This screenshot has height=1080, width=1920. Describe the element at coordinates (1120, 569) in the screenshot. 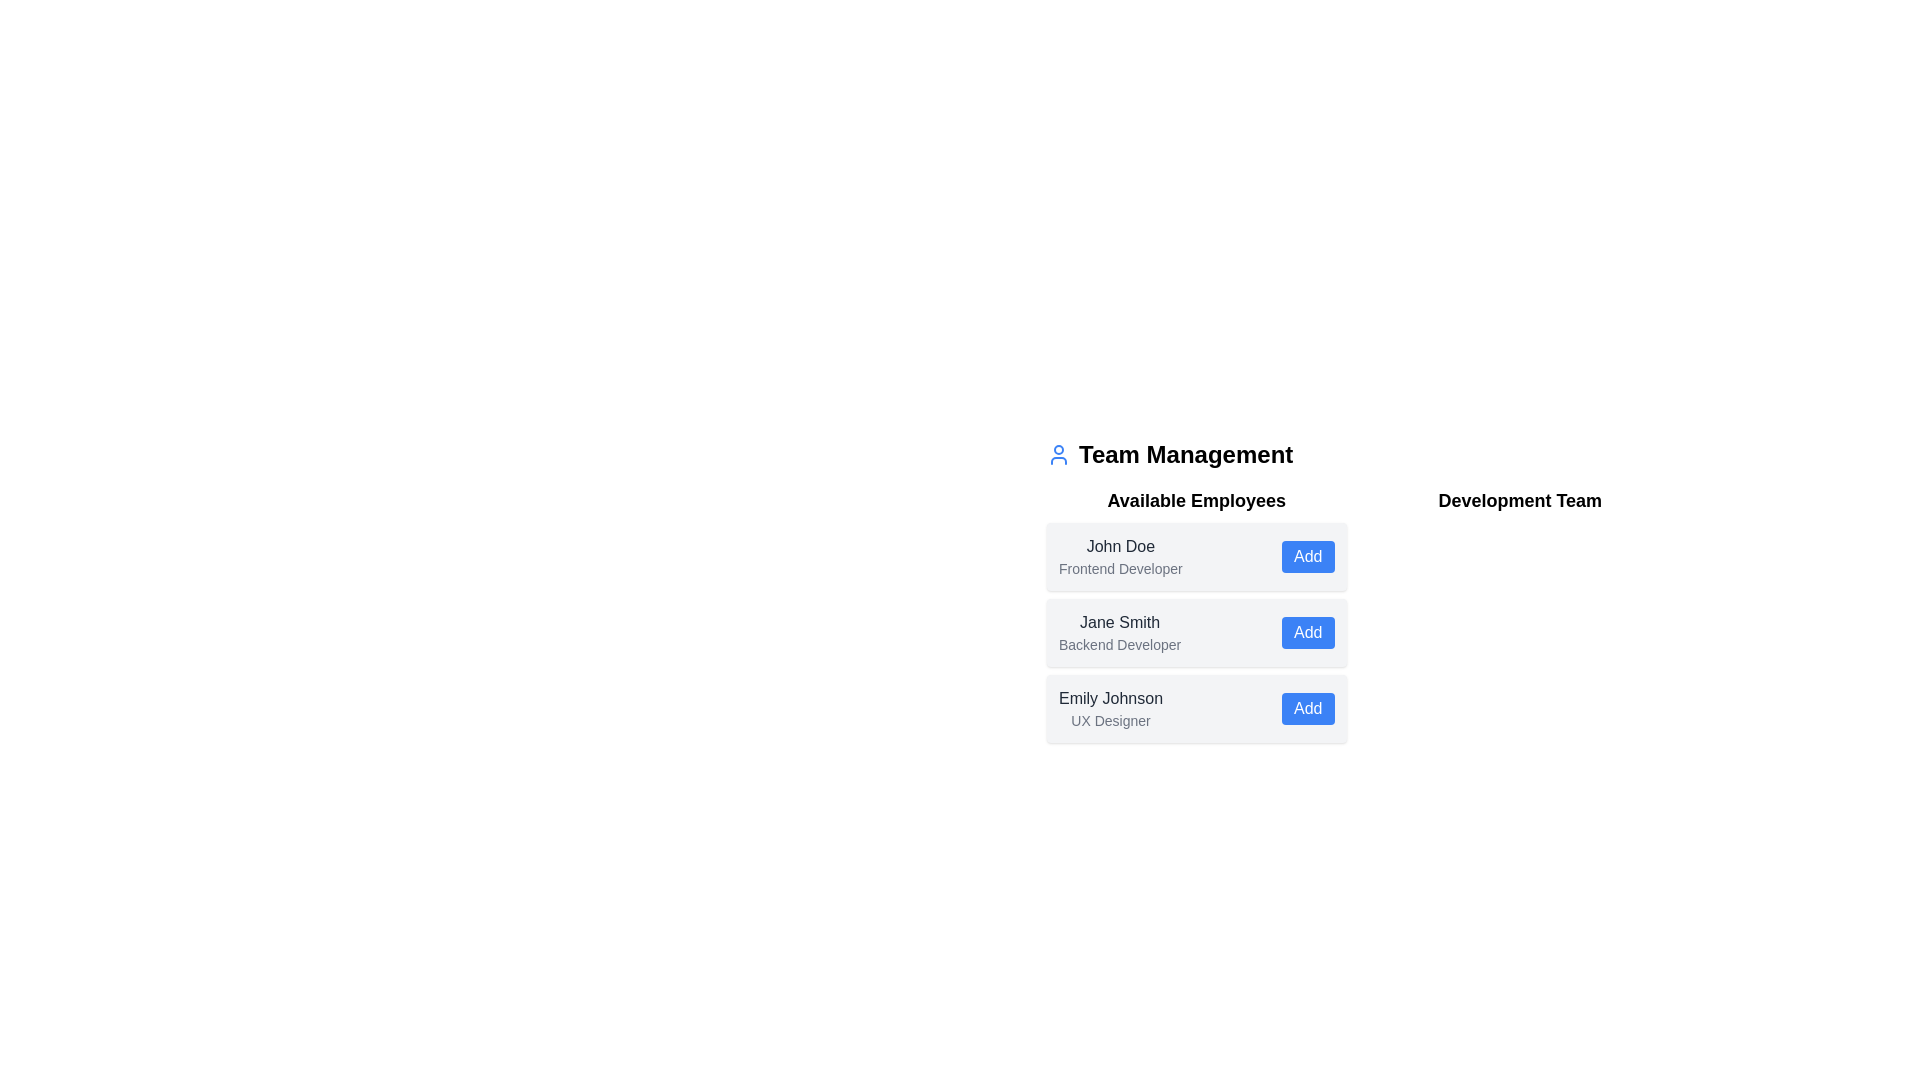

I see `the 'Frontend Developer' text label that displays the job role of the individual 'John Doe' in the 'Available Employees' list under 'Team Management'` at that location.